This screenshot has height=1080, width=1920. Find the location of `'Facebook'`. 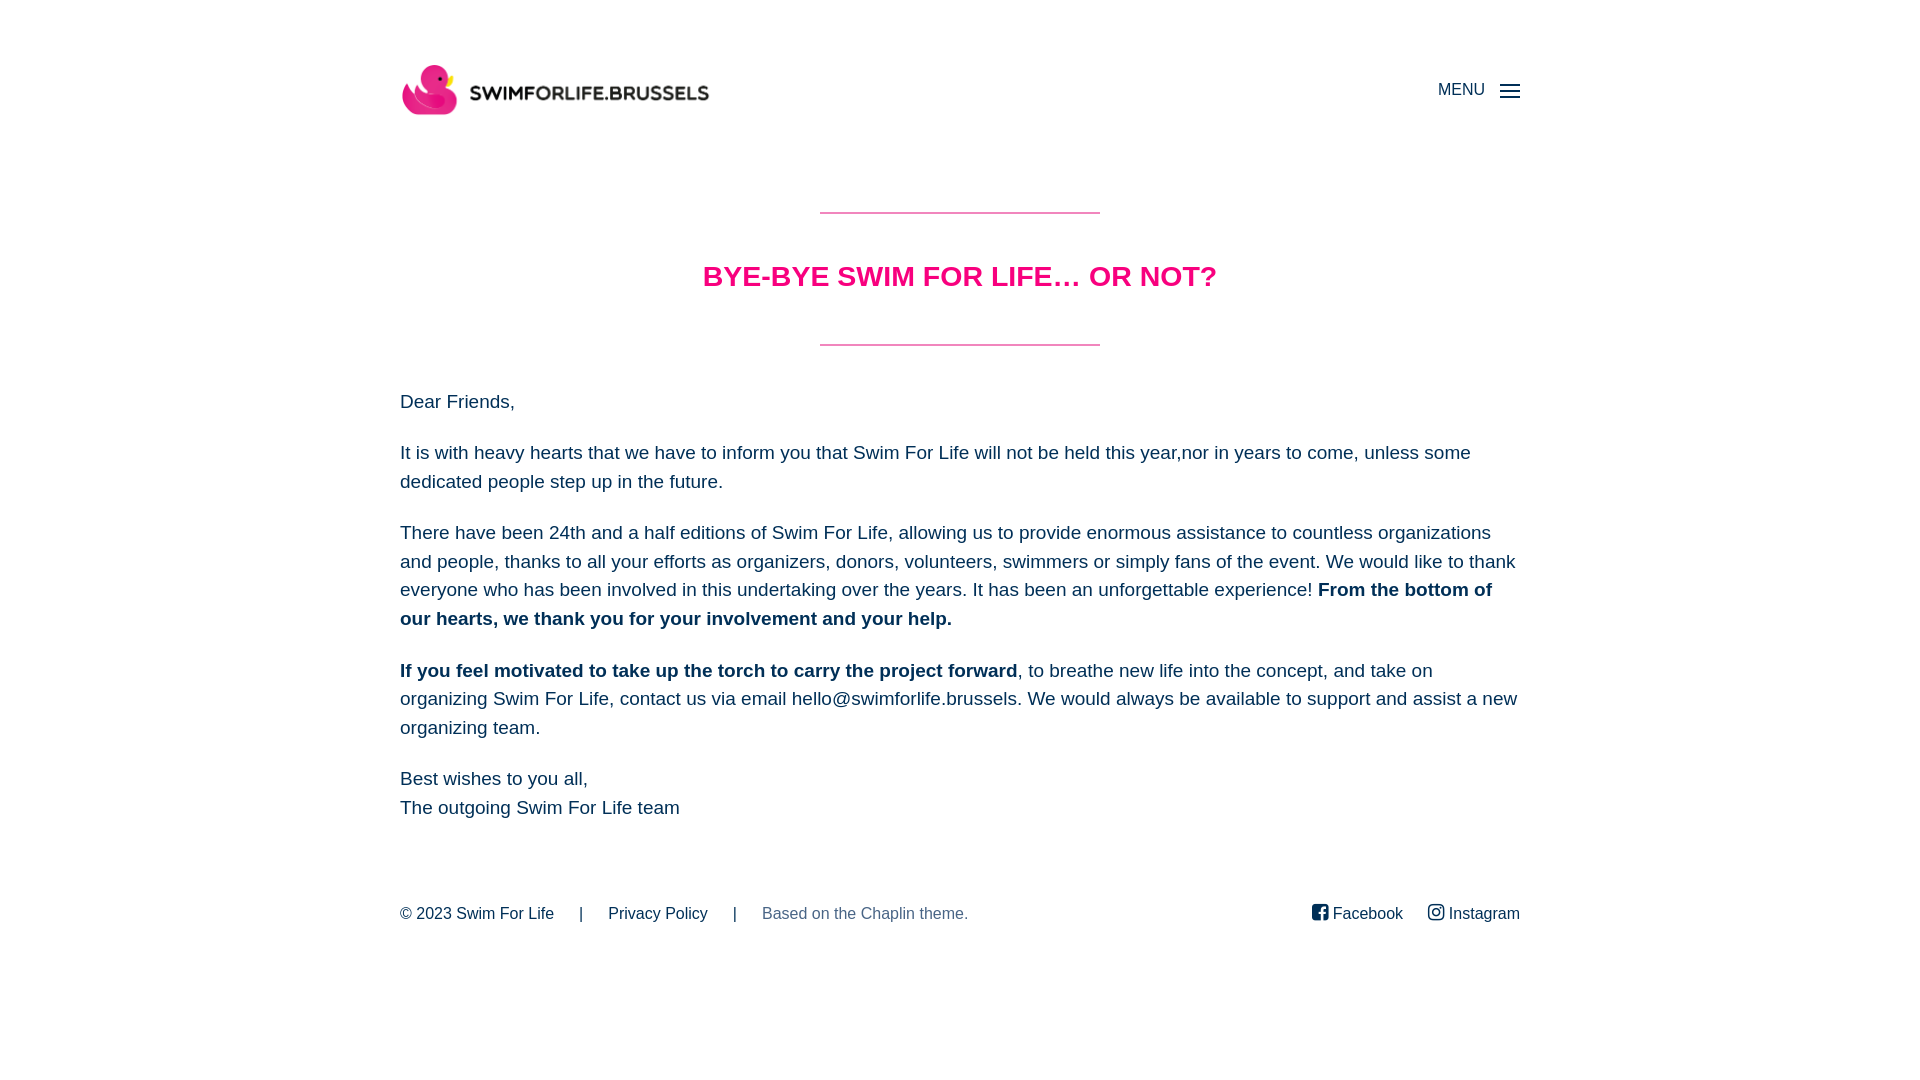

'Facebook' is located at coordinates (1357, 914).